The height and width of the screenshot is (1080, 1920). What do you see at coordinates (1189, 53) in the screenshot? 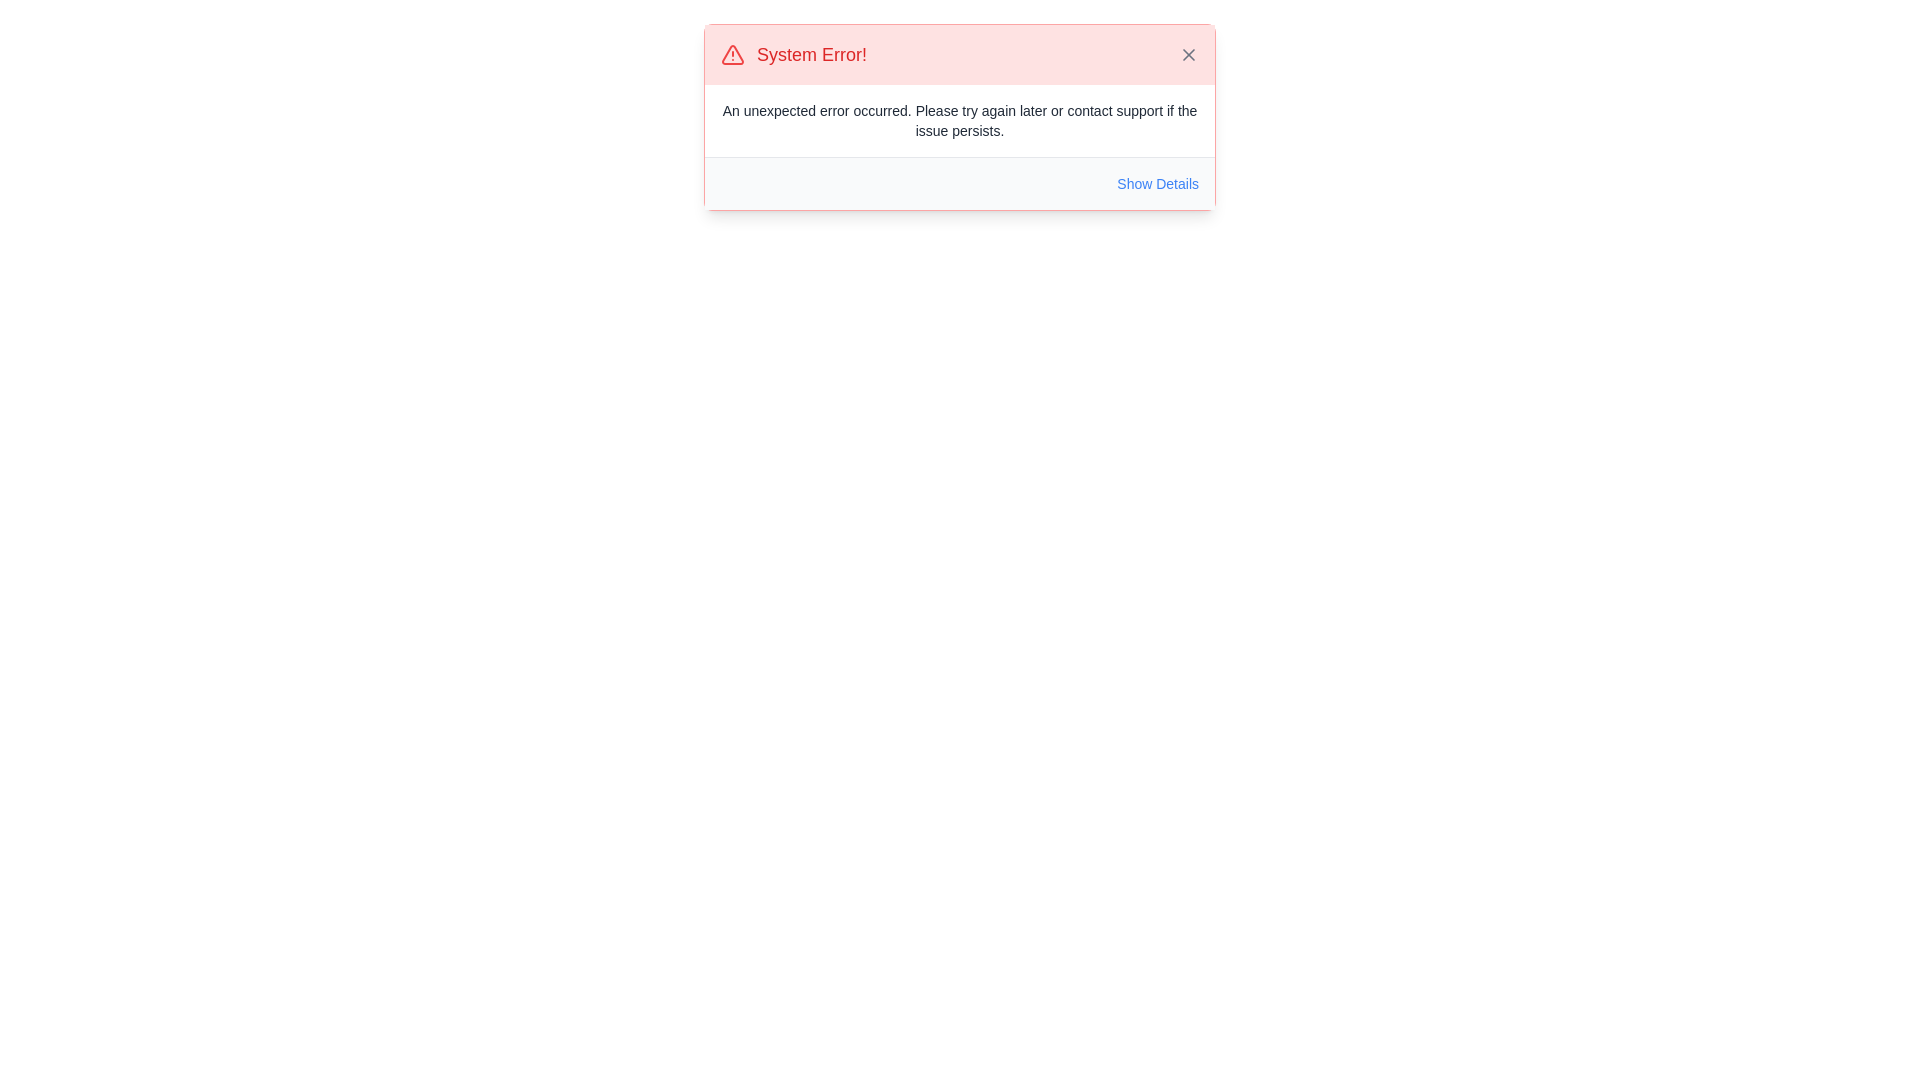
I see `the Icon component within the SVG element that serves as the close button for the error alert located in the top-right corner of the alert box` at bounding box center [1189, 53].